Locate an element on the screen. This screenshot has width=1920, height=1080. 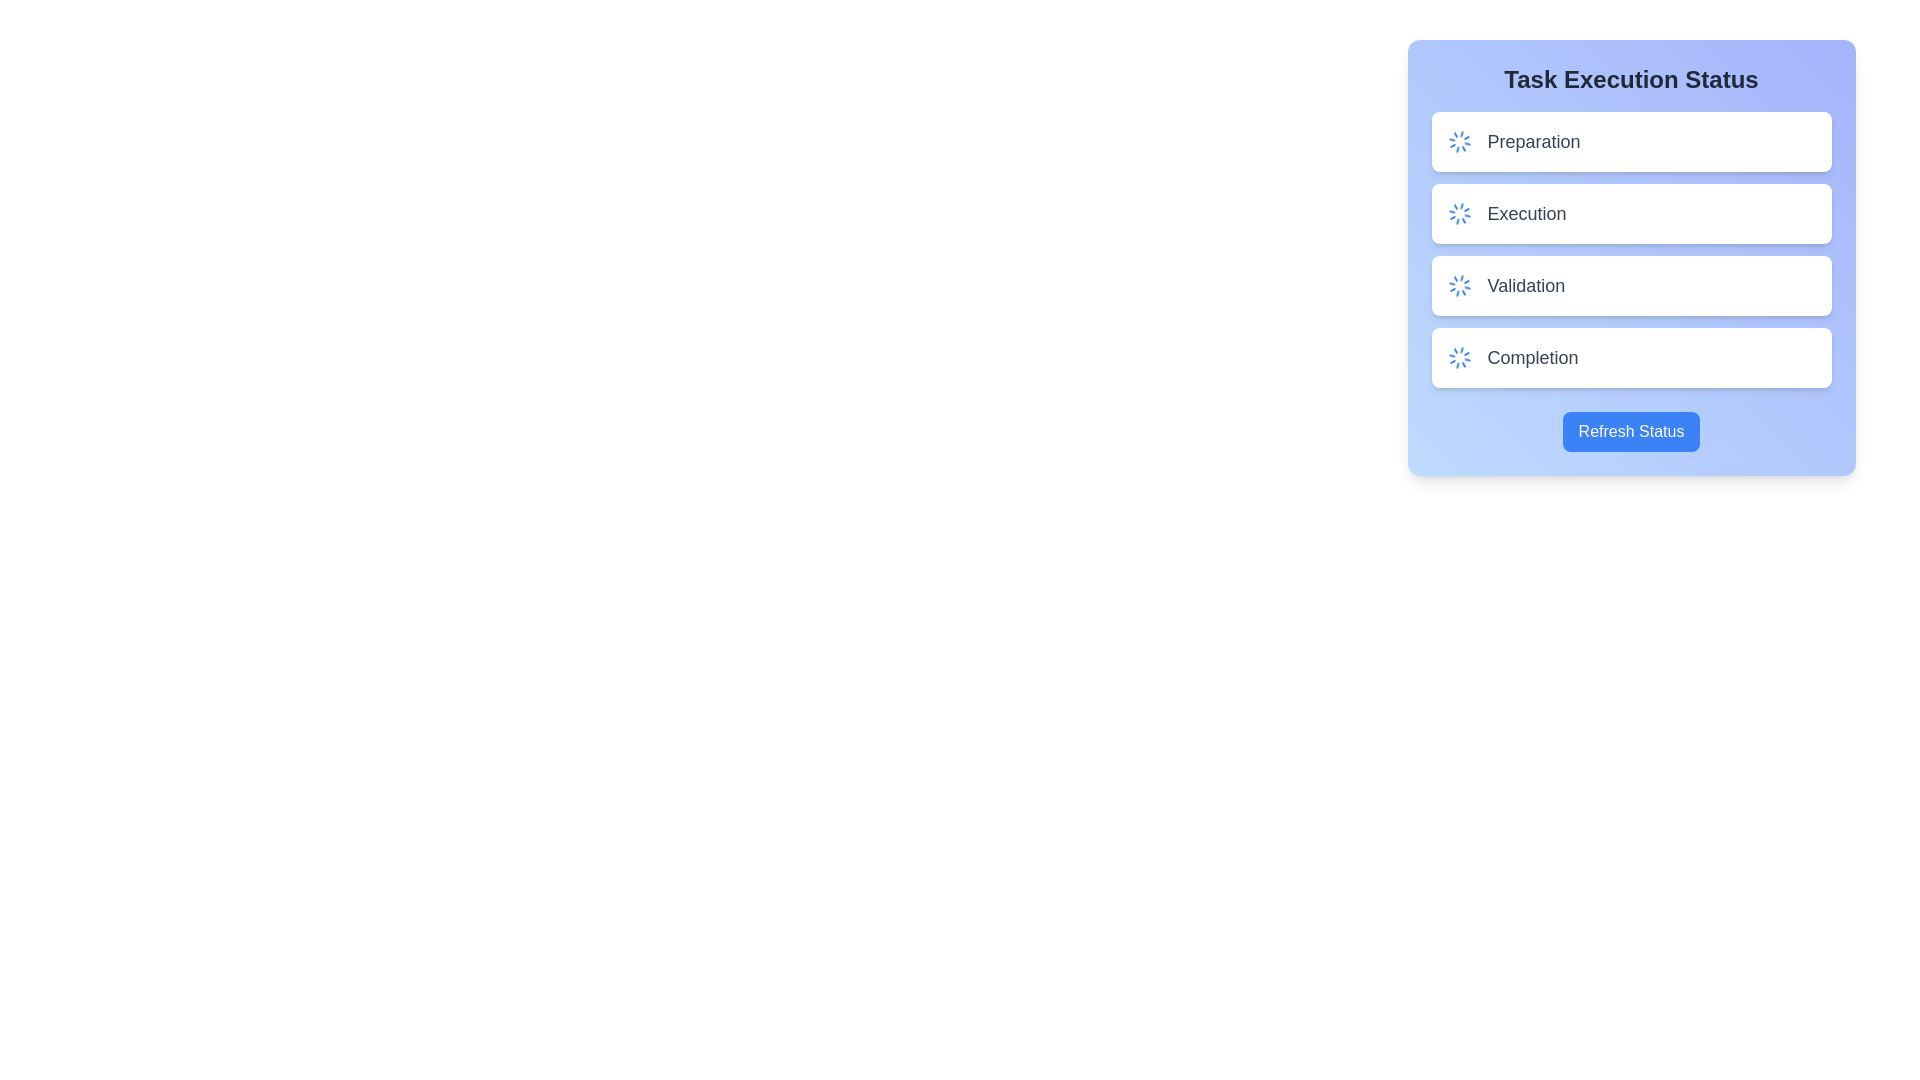
third white card labeled 'Validation' in the Status card, which is part of a vertically aligned sequence of four cards displaying task execution statuses is located at coordinates (1631, 257).